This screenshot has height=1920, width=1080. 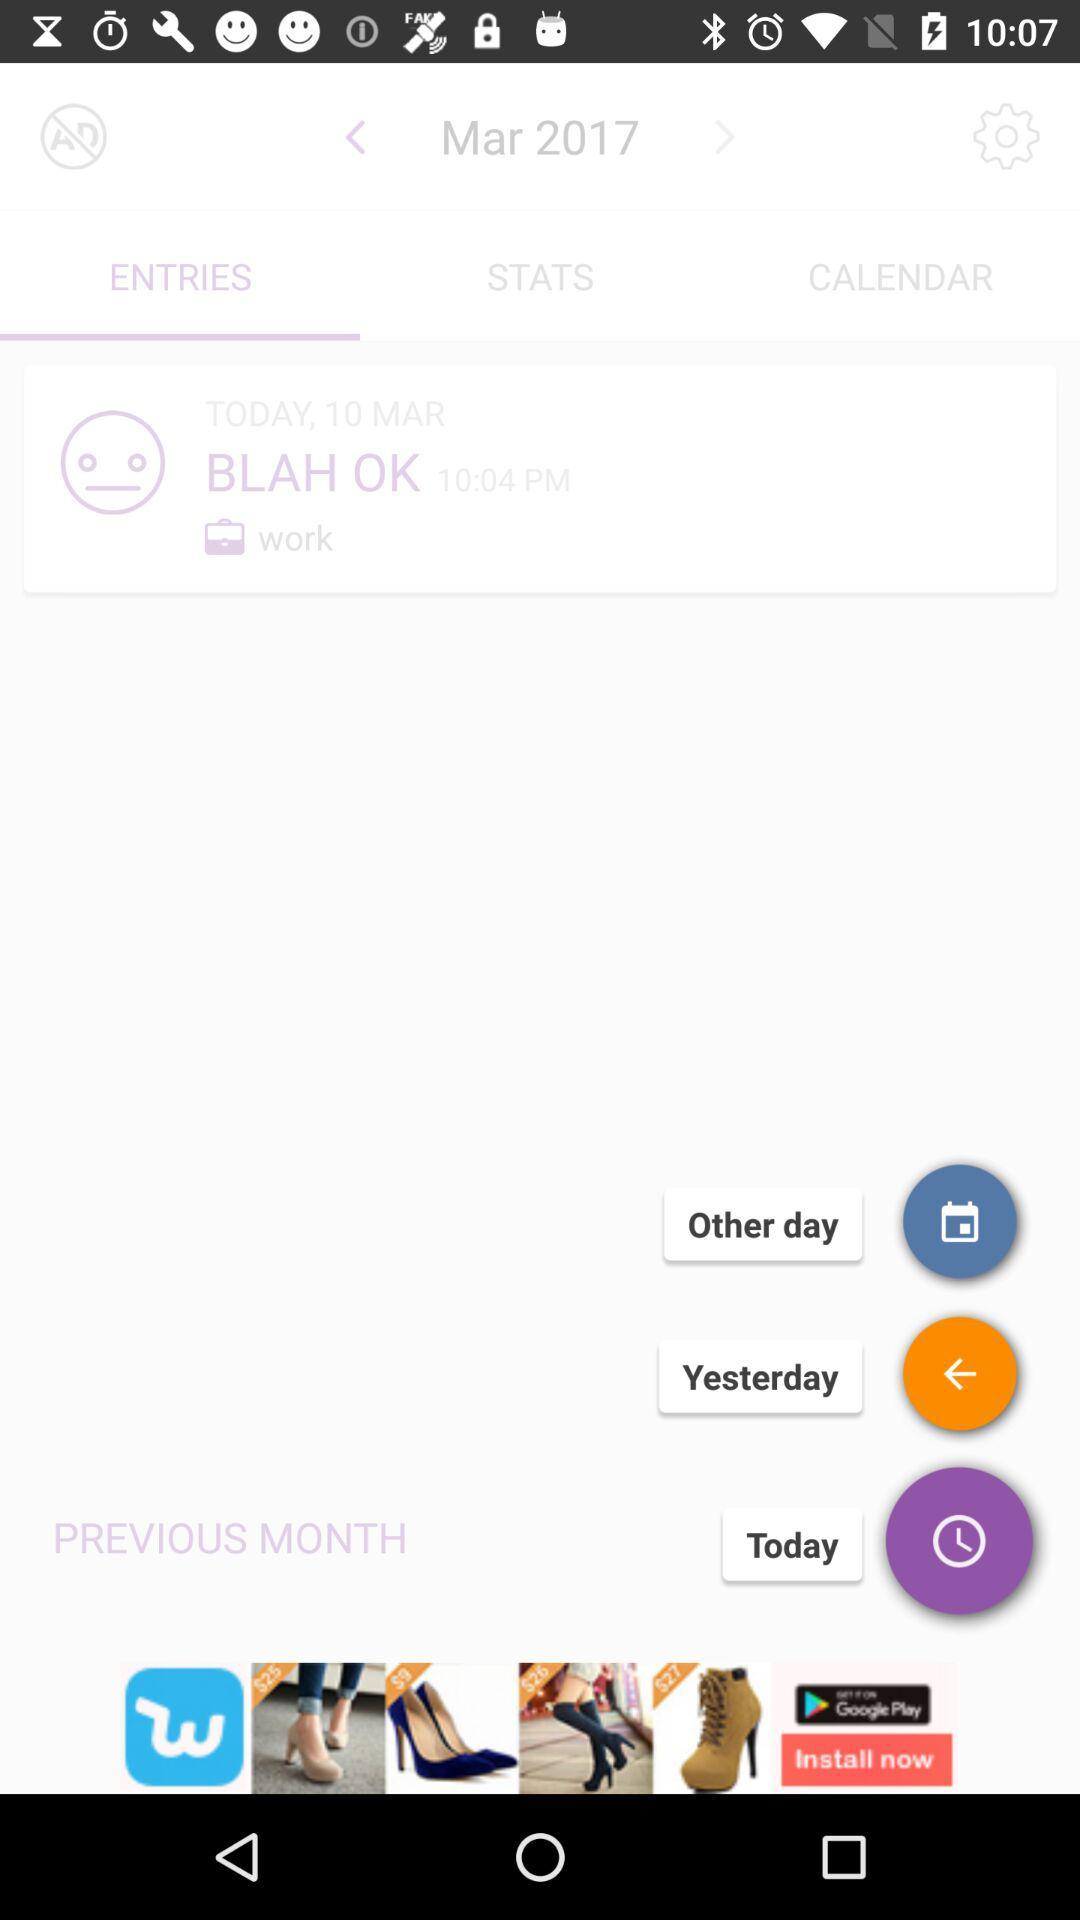 I want to click on the arrow_backward icon, so click(x=354, y=135).